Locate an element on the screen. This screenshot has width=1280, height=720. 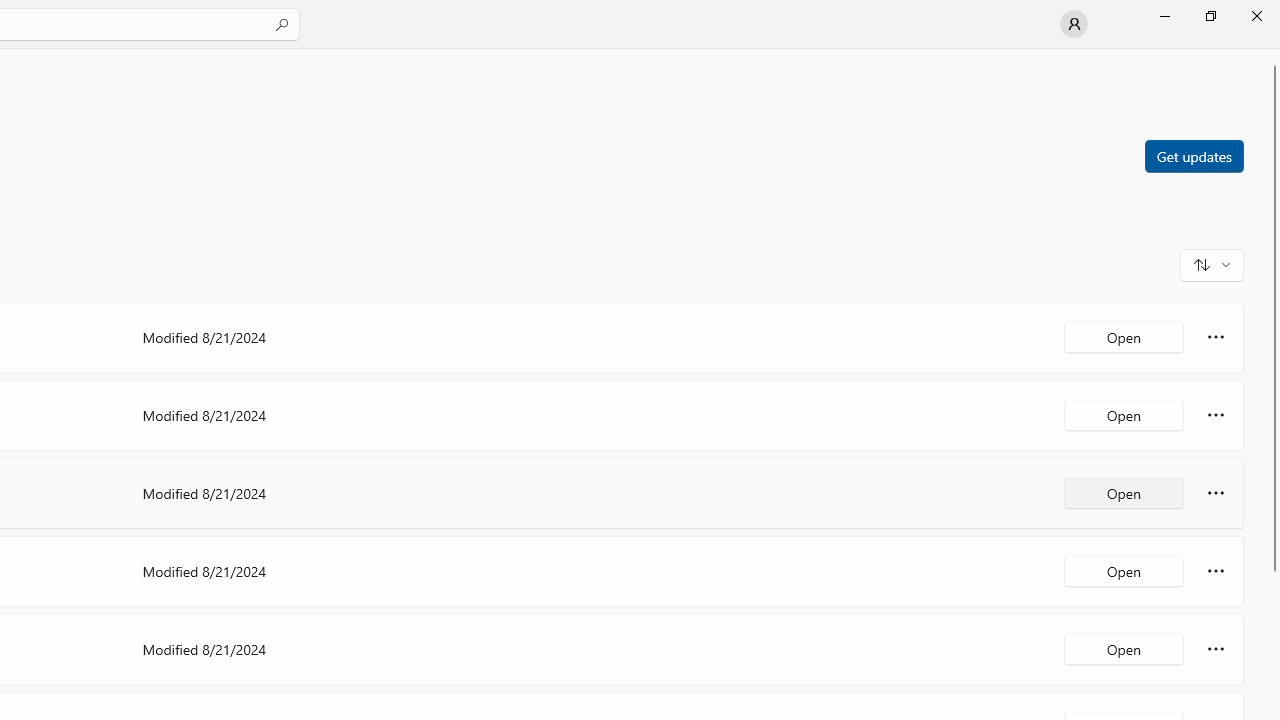
'User profile' is located at coordinates (1072, 24).